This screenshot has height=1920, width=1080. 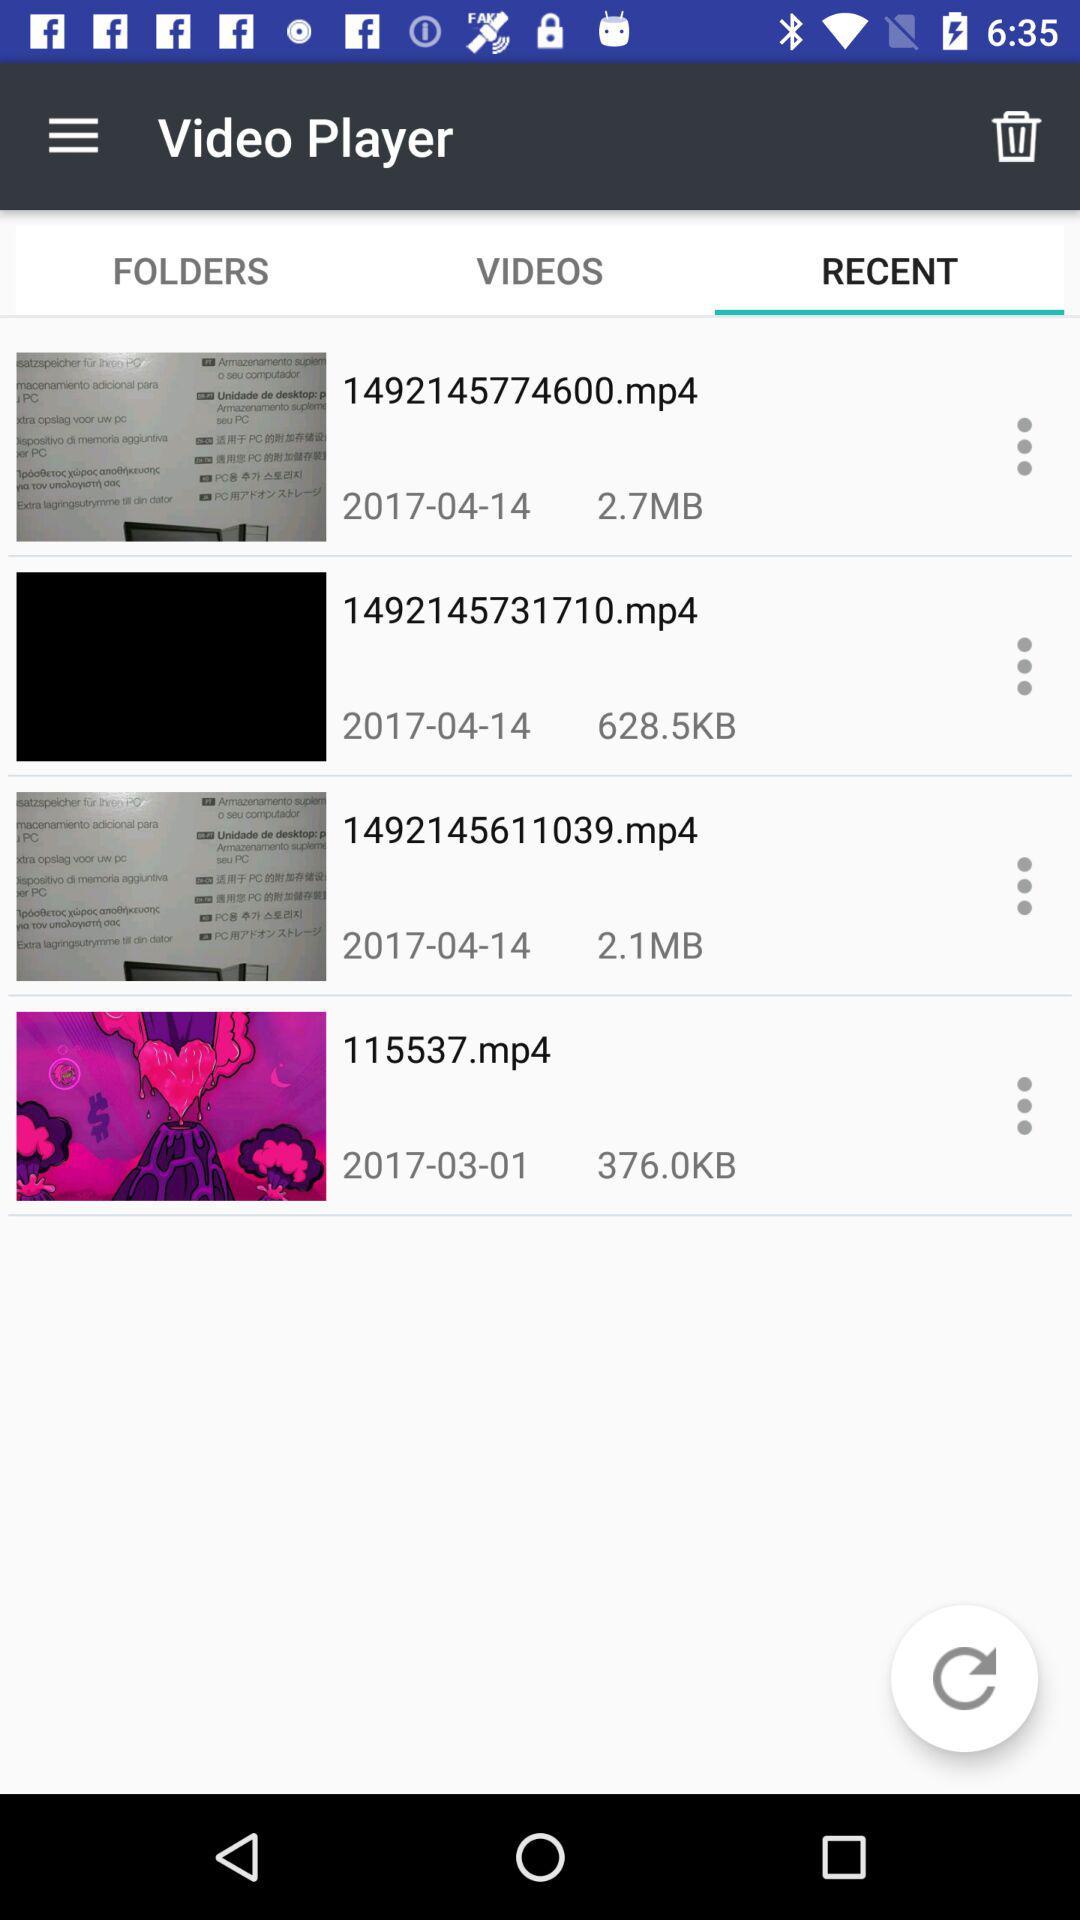 I want to click on more options, so click(x=1024, y=1104).